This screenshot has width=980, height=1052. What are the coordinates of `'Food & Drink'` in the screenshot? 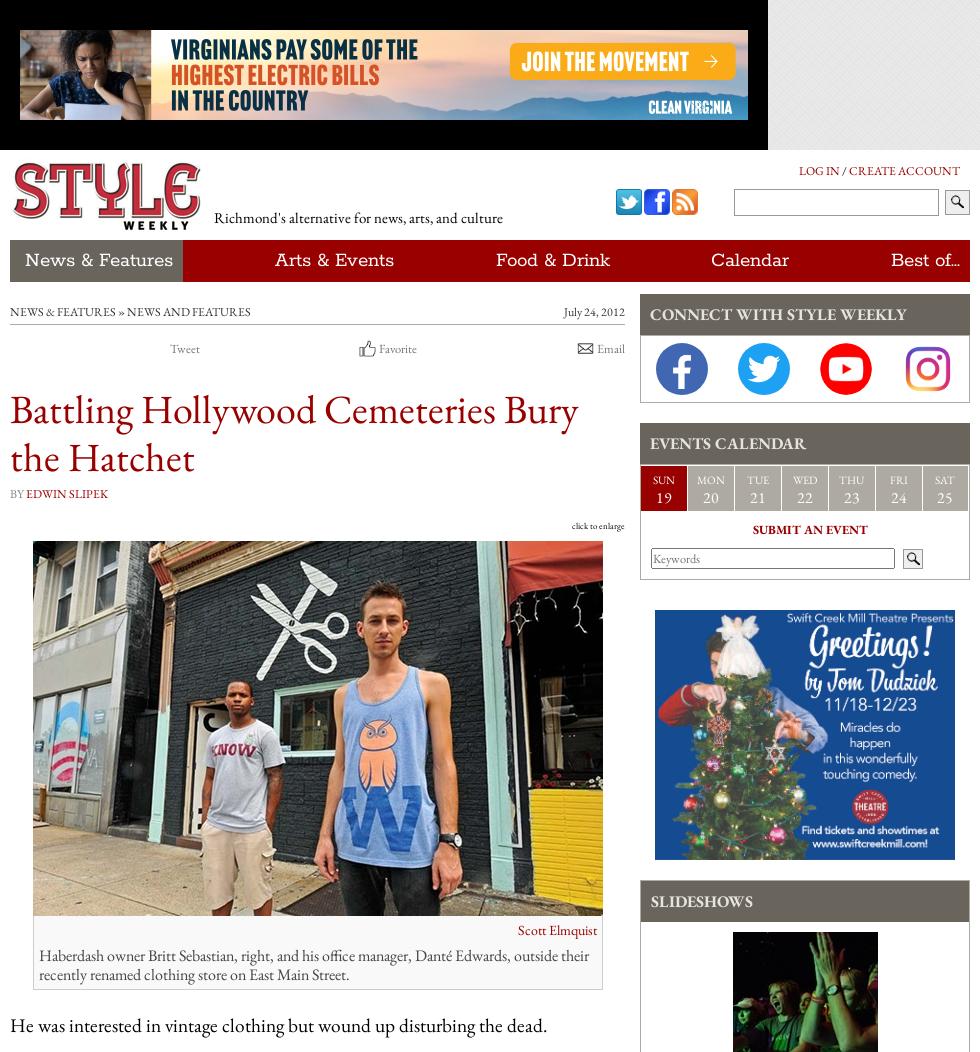 It's located at (552, 260).